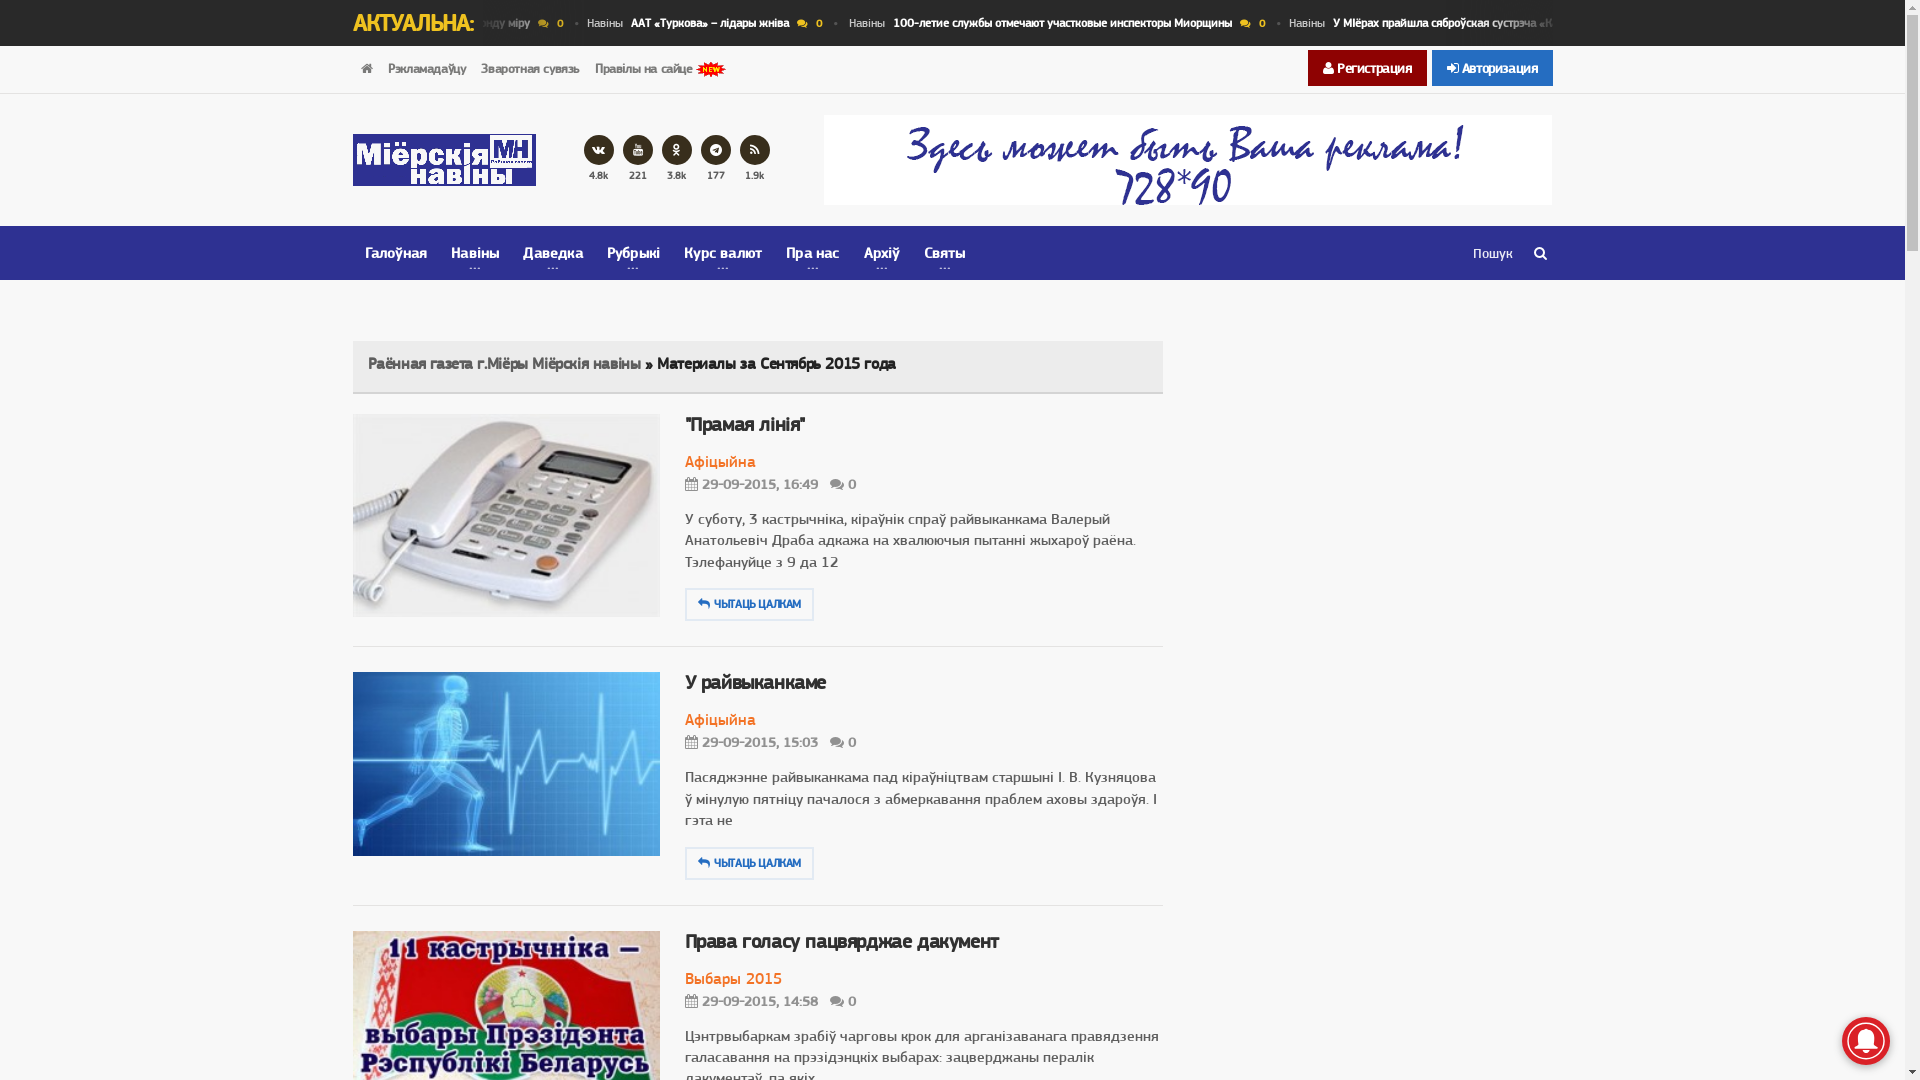 This screenshot has height=1080, width=1920. What do you see at coordinates (830, 741) in the screenshot?
I see `'0'` at bounding box center [830, 741].